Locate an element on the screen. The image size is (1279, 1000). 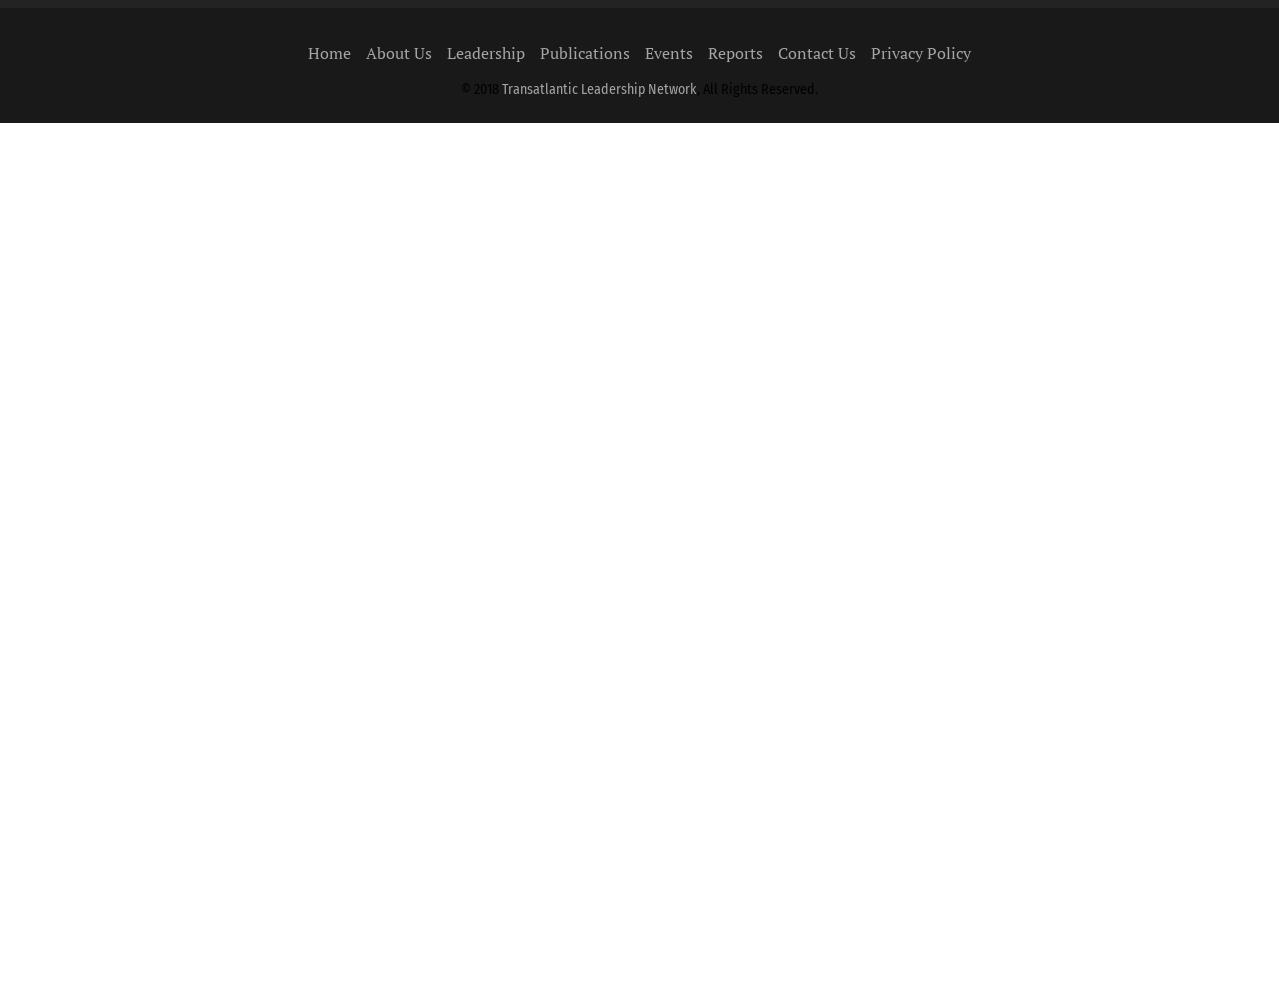
'About Us' is located at coordinates (398, 52).